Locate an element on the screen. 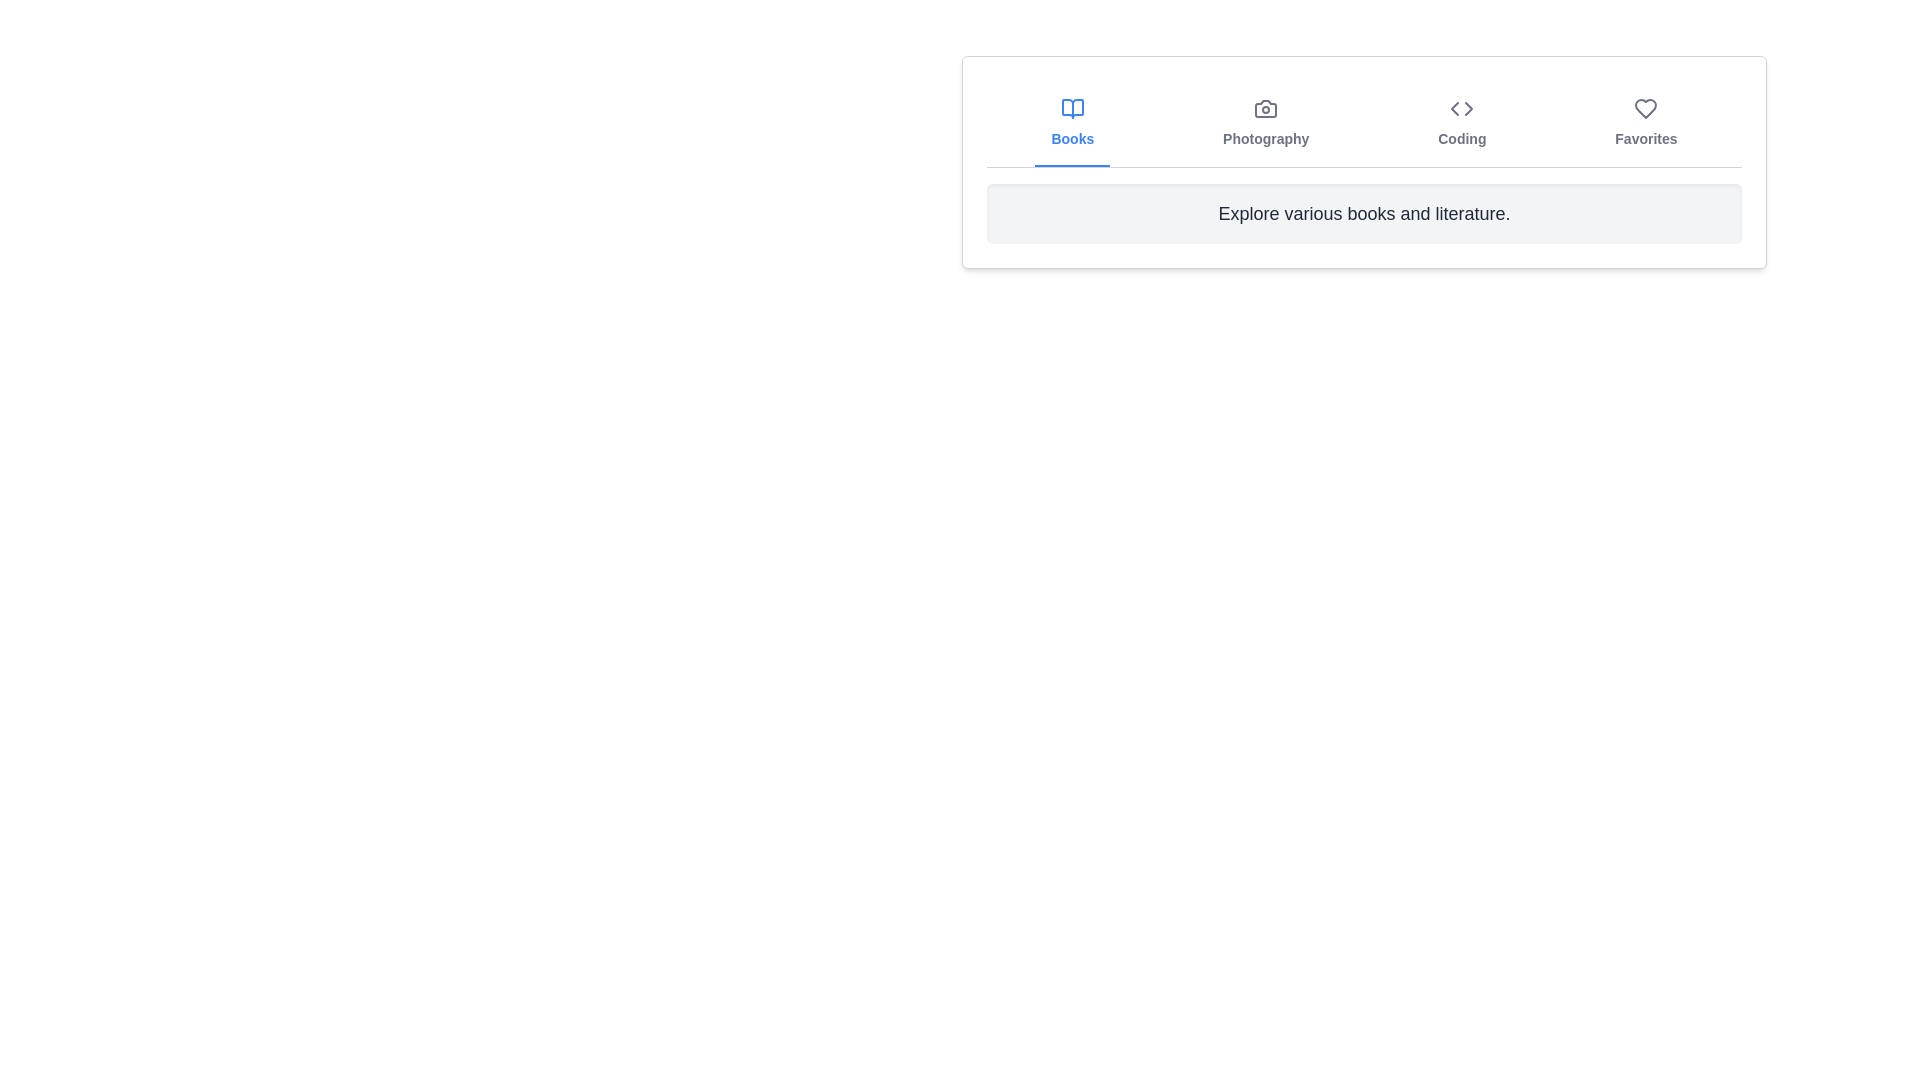 The height and width of the screenshot is (1080, 1920). the 'Photography' button in the navigation bar to observe visual effects, which features a camera icon above bold text that reads 'Photography' is located at coordinates (1265, 123).